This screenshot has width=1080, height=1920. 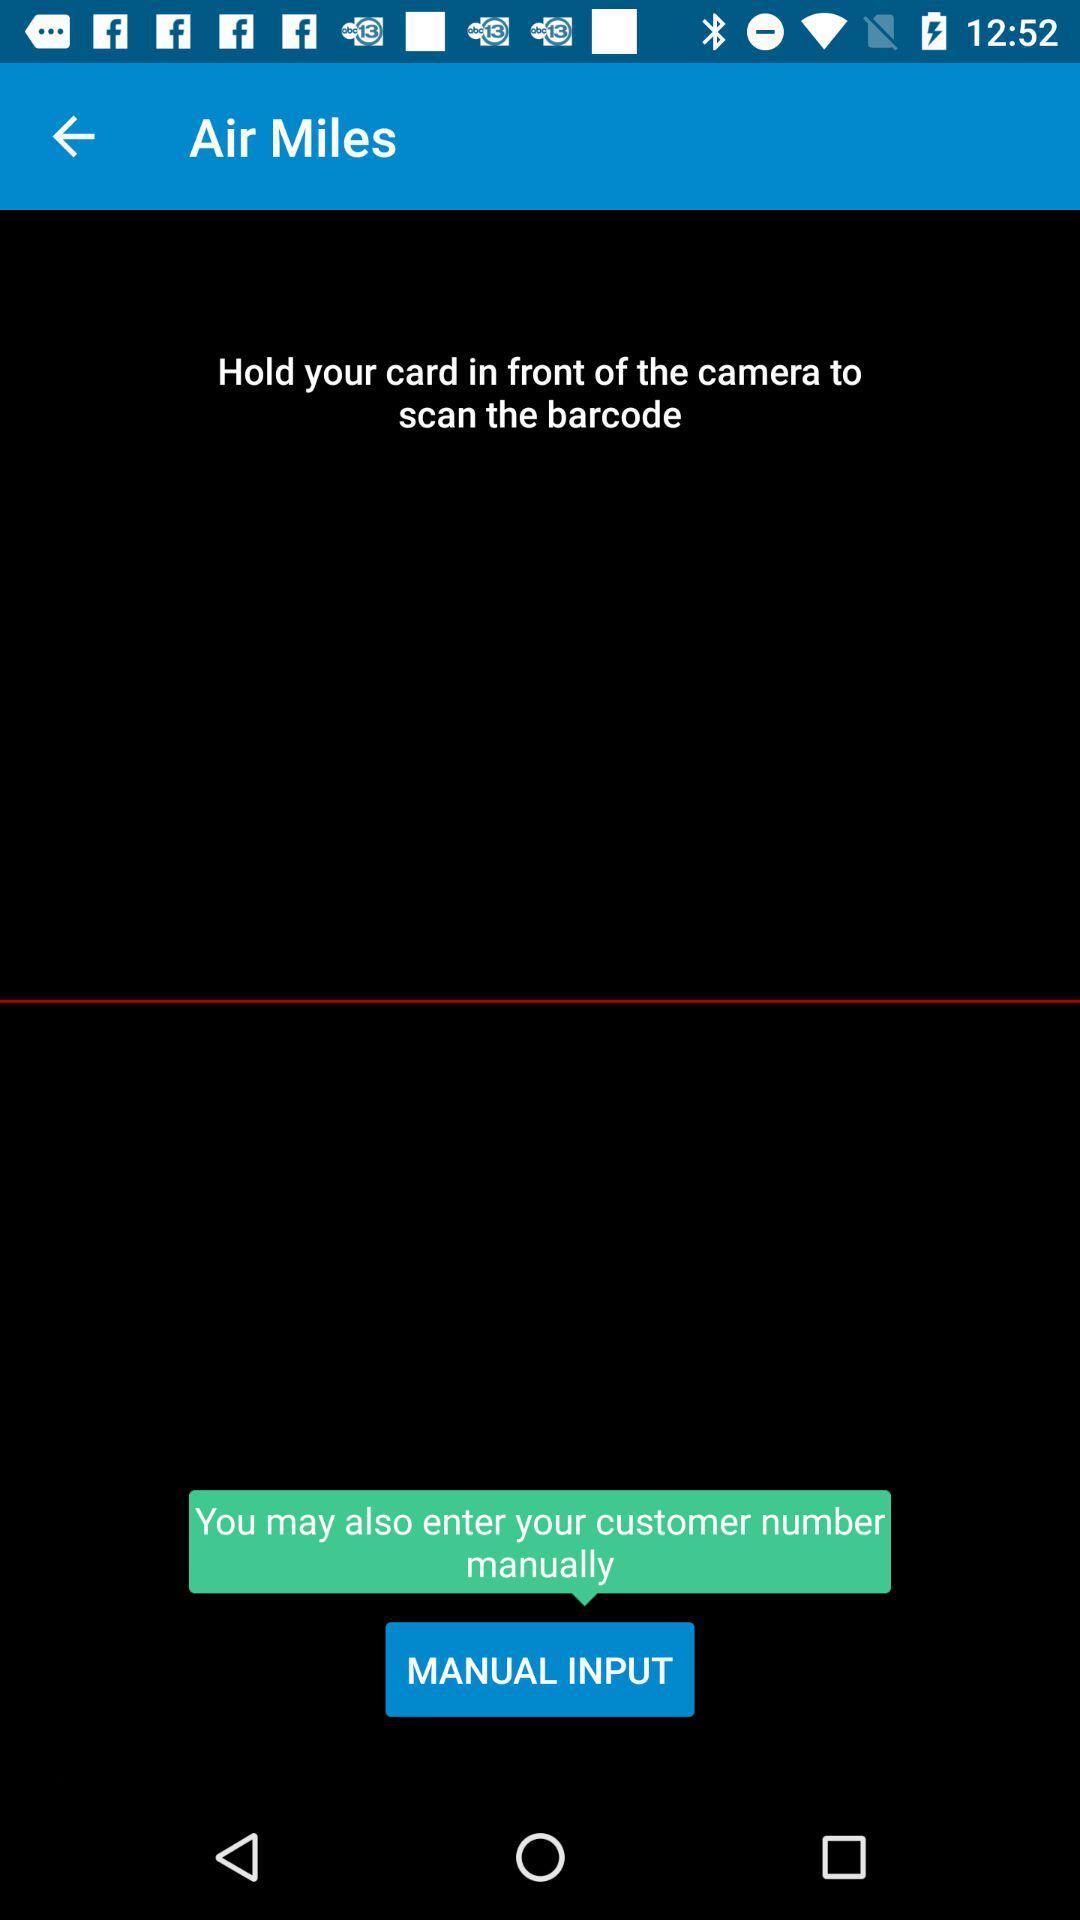 What do you see at coordinates (540, 1669) in the screenshot?
I see `the manual input` at bounding box center [540, 1669].